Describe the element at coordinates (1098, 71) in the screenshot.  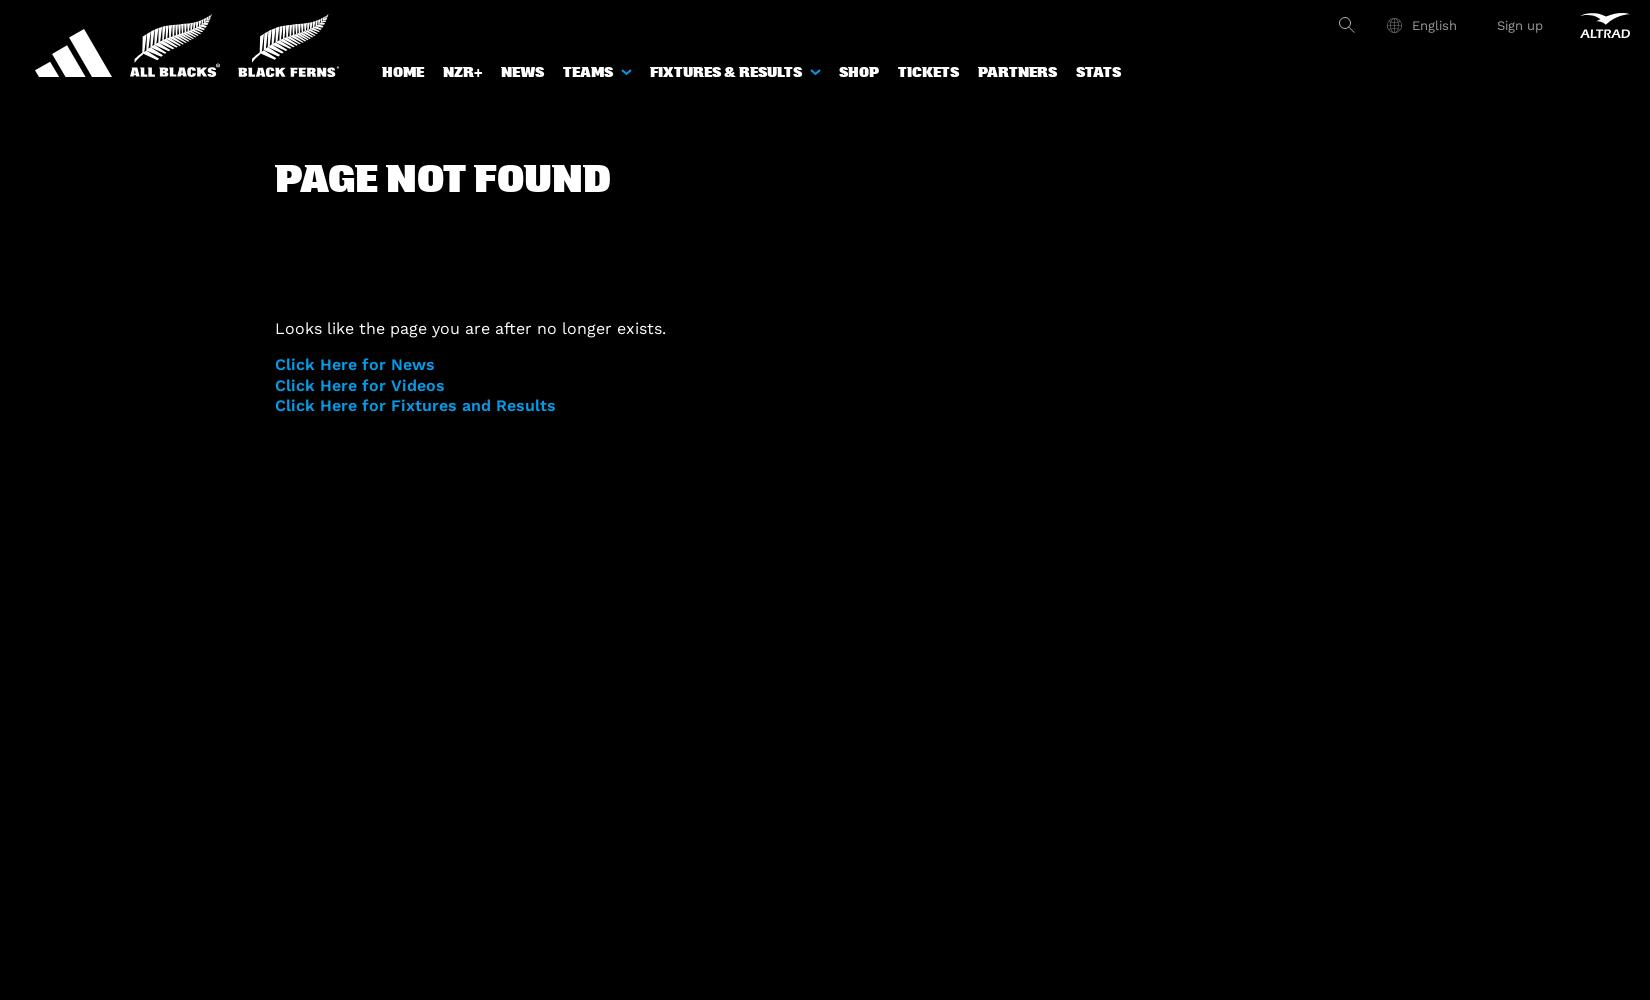
I see `'Stats'` at that location.